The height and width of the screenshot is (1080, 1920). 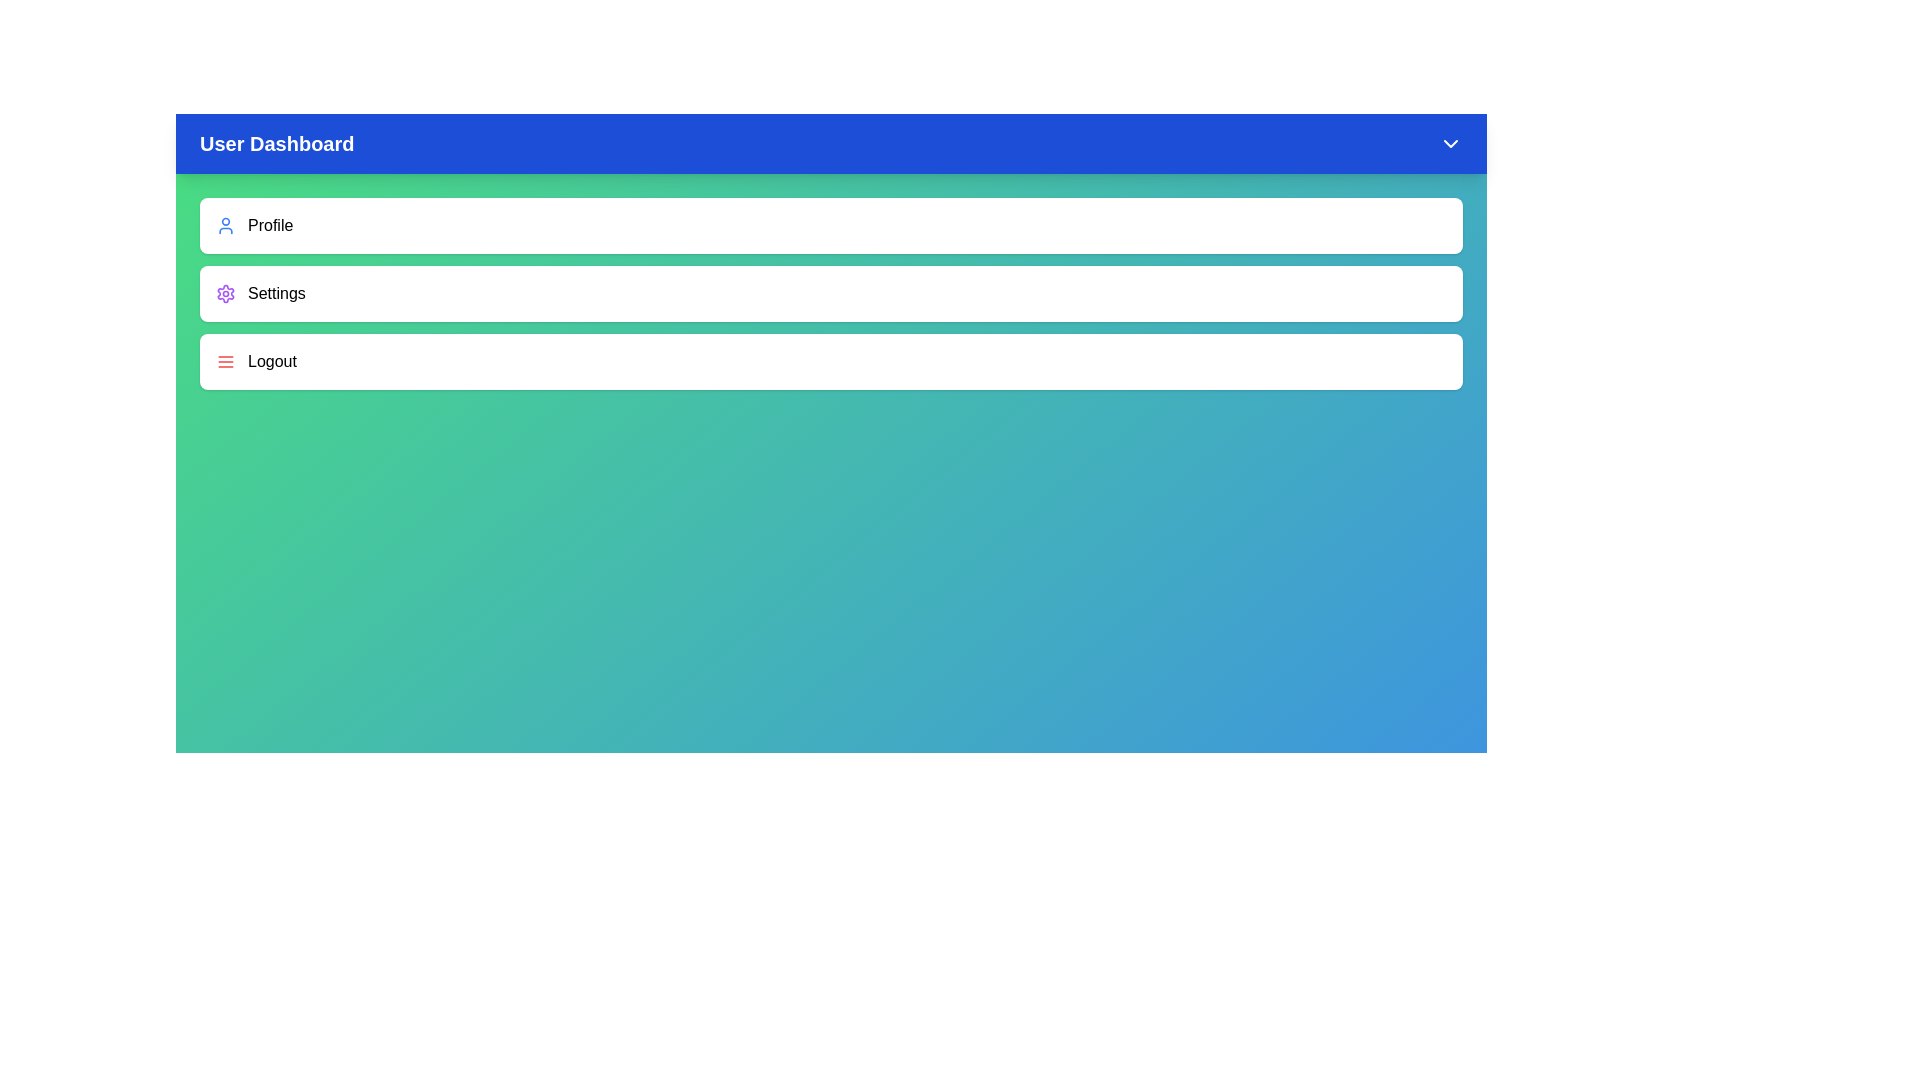 I want to click on the 'Profile' menu item, so click(x=831, y=225).